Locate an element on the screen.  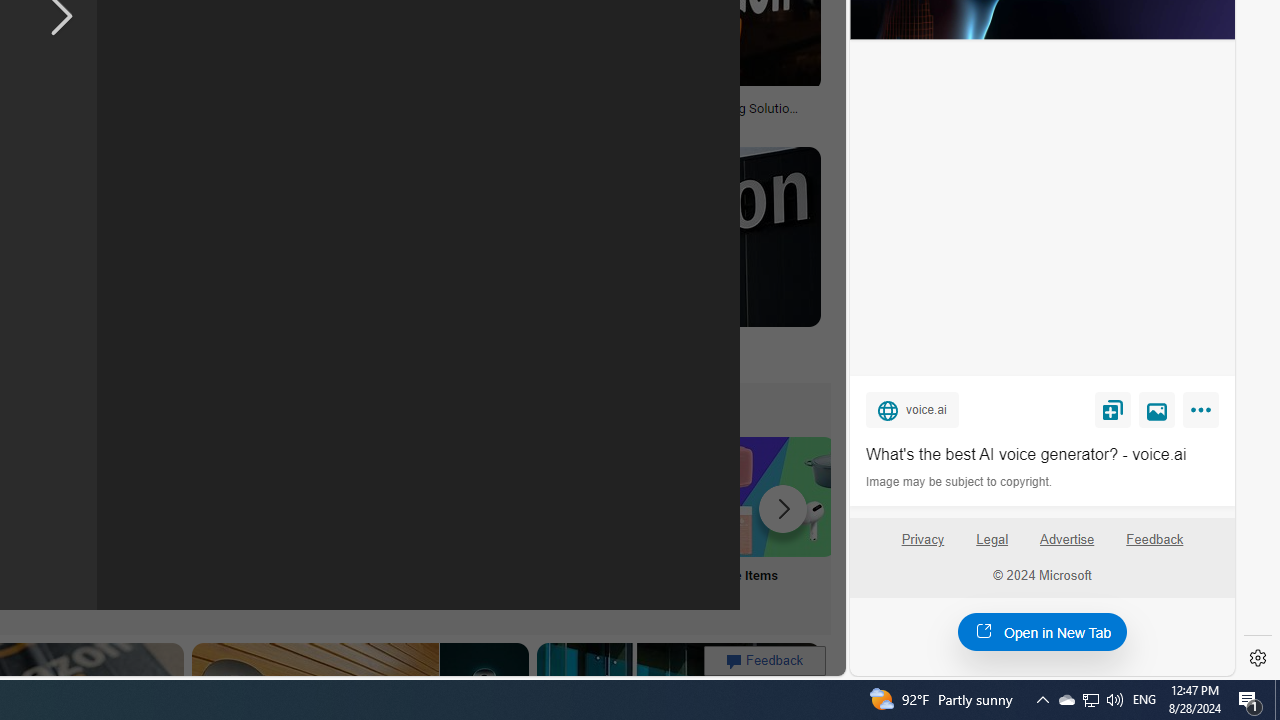
'More' is located at coordinates (1203, 412).